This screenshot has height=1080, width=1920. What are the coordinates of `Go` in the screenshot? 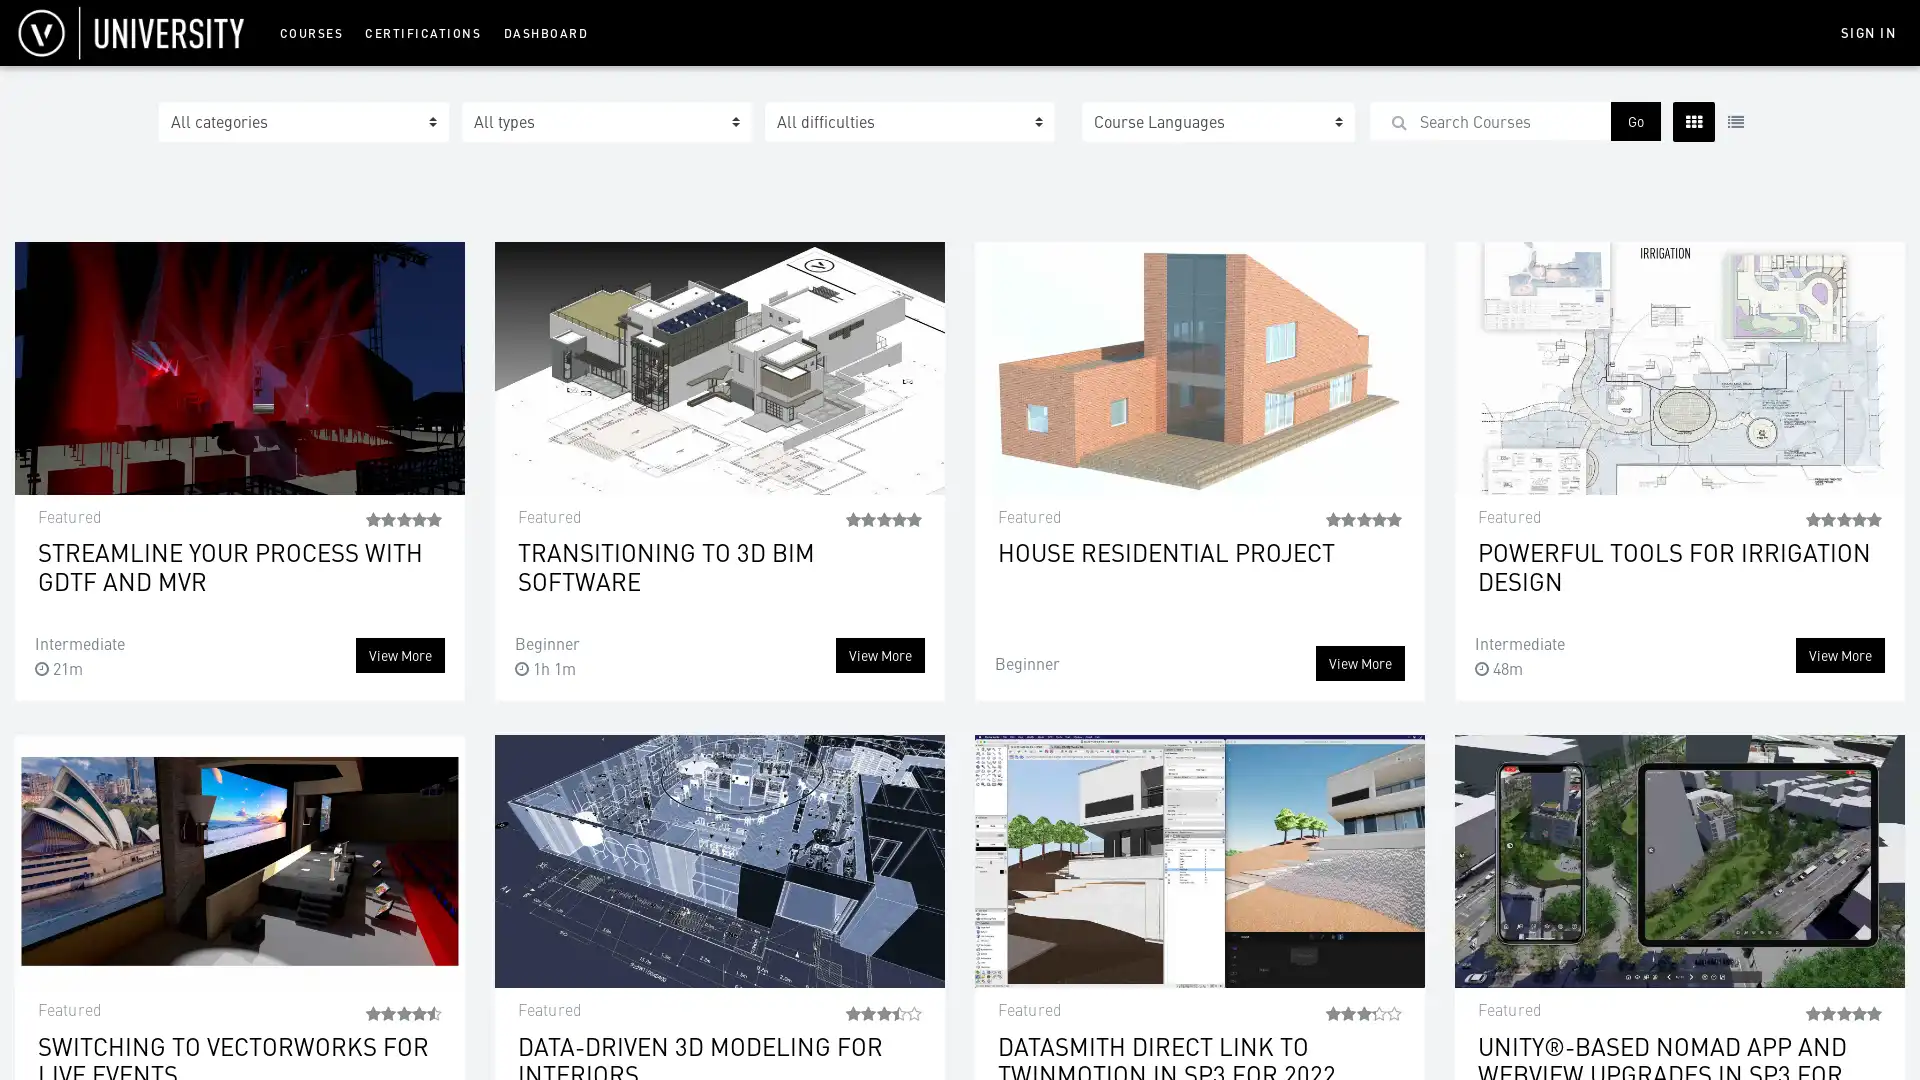 It's located at (1635, 121).